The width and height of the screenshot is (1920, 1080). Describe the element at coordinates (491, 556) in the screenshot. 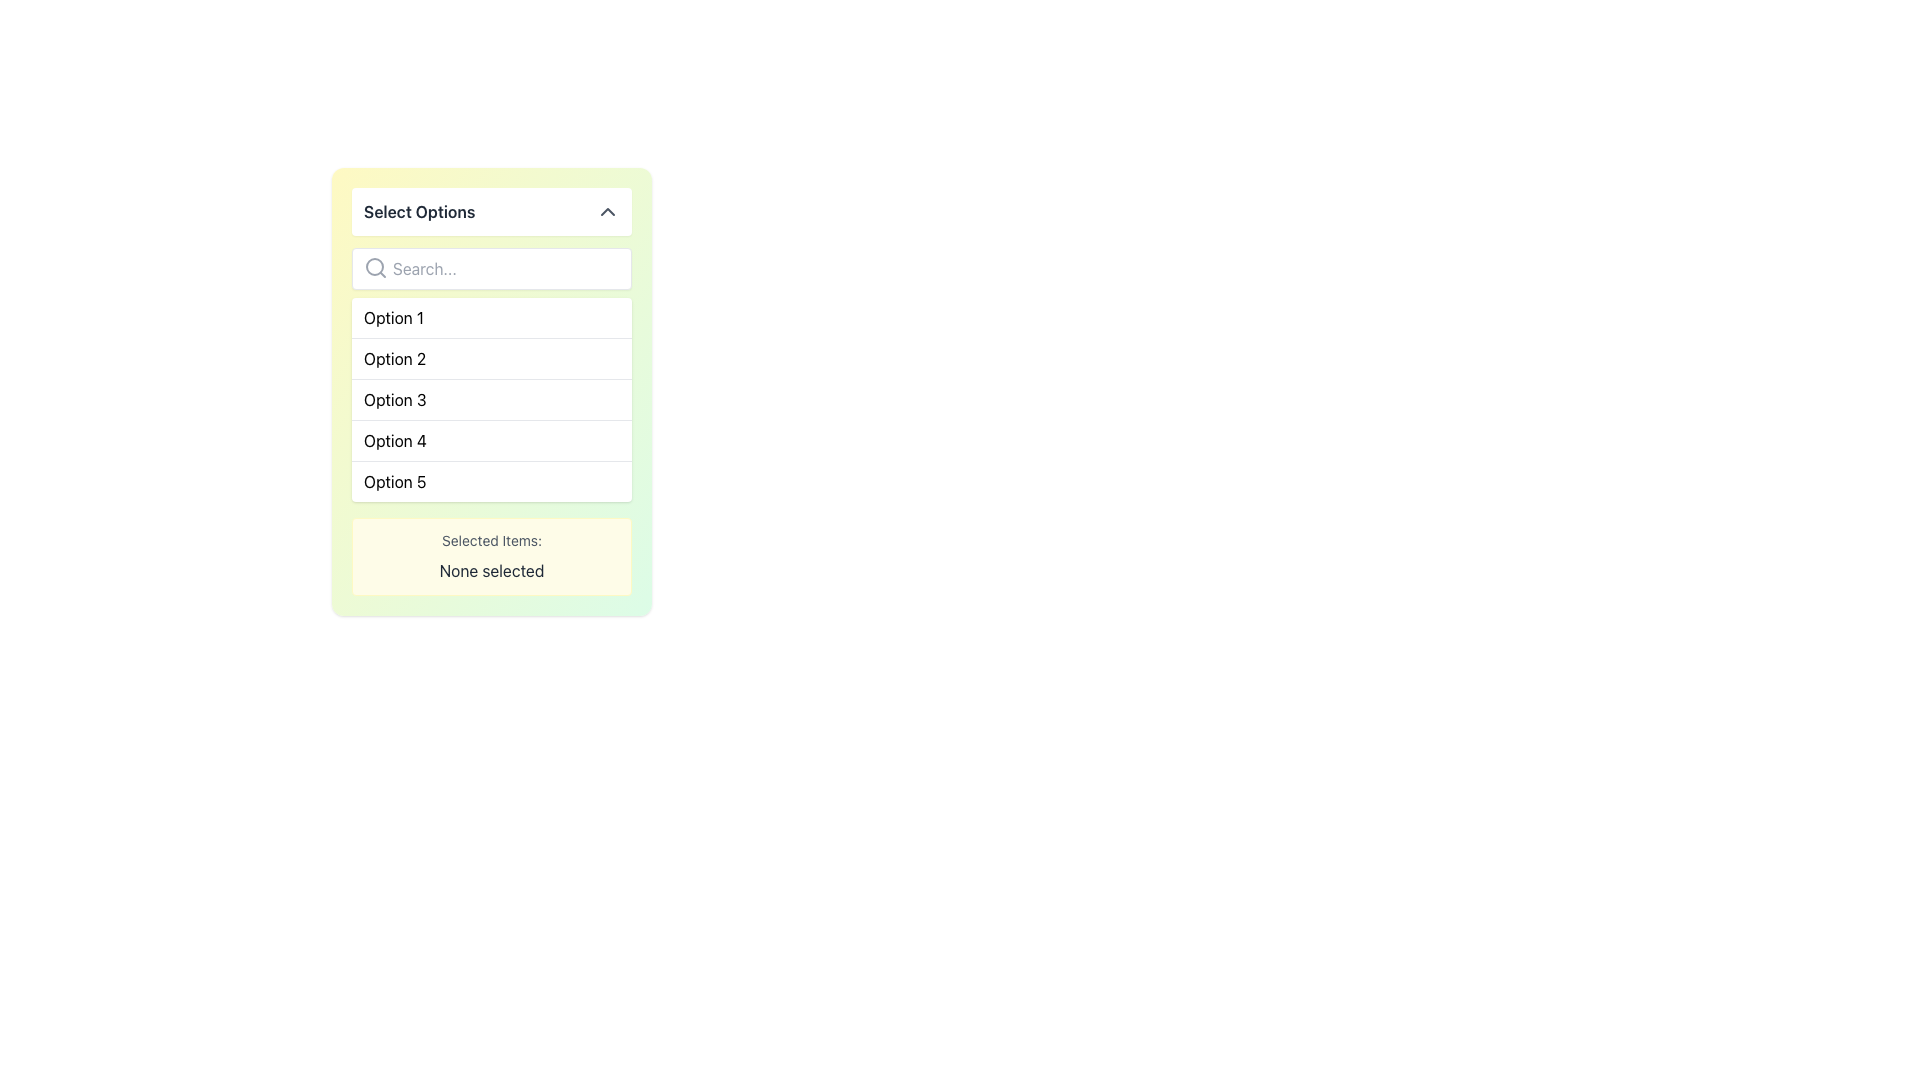

I see `the informational display panel at the bottom of the selection panel, which has a soft yellow background and contains the text 'Selected Items:' and 'None selected'` at that location.